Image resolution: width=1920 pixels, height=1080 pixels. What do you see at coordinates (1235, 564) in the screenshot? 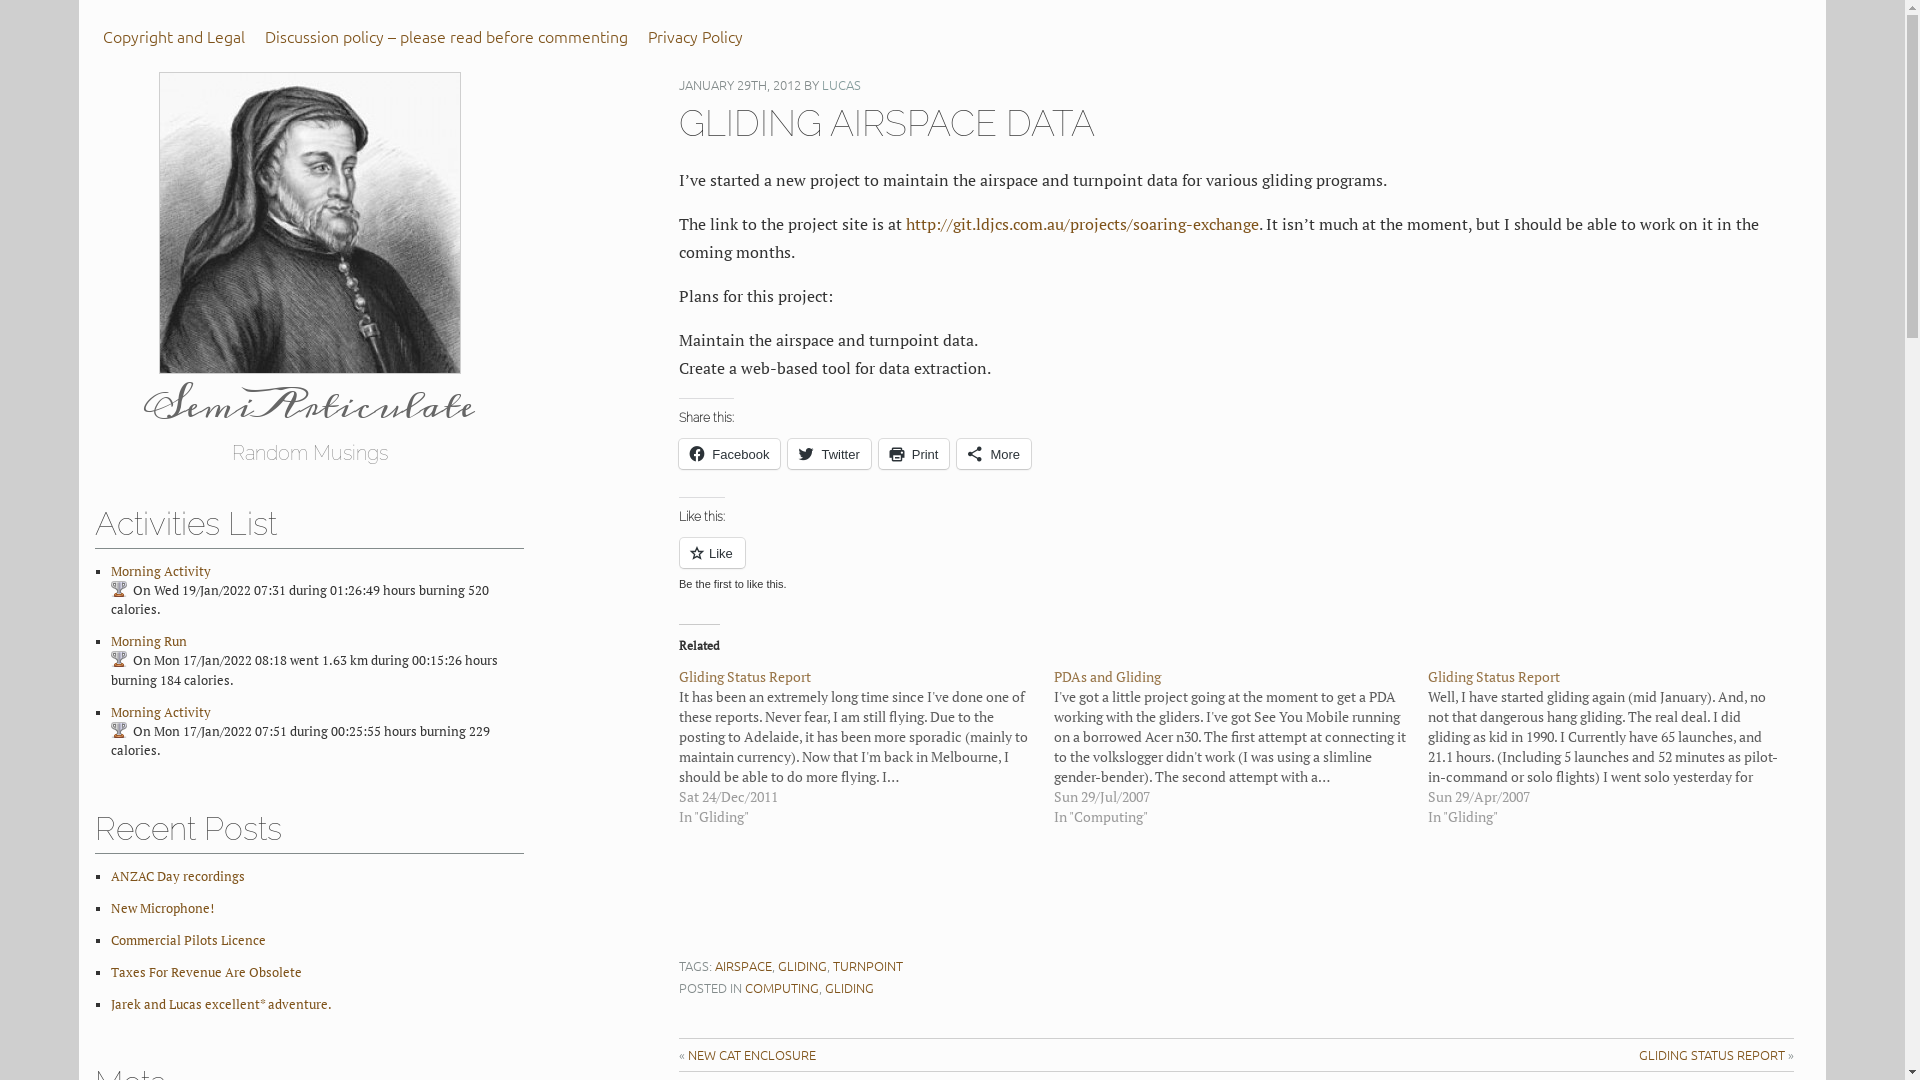
I see `'Like or Reblog'` at bounding box center [1235, 564].